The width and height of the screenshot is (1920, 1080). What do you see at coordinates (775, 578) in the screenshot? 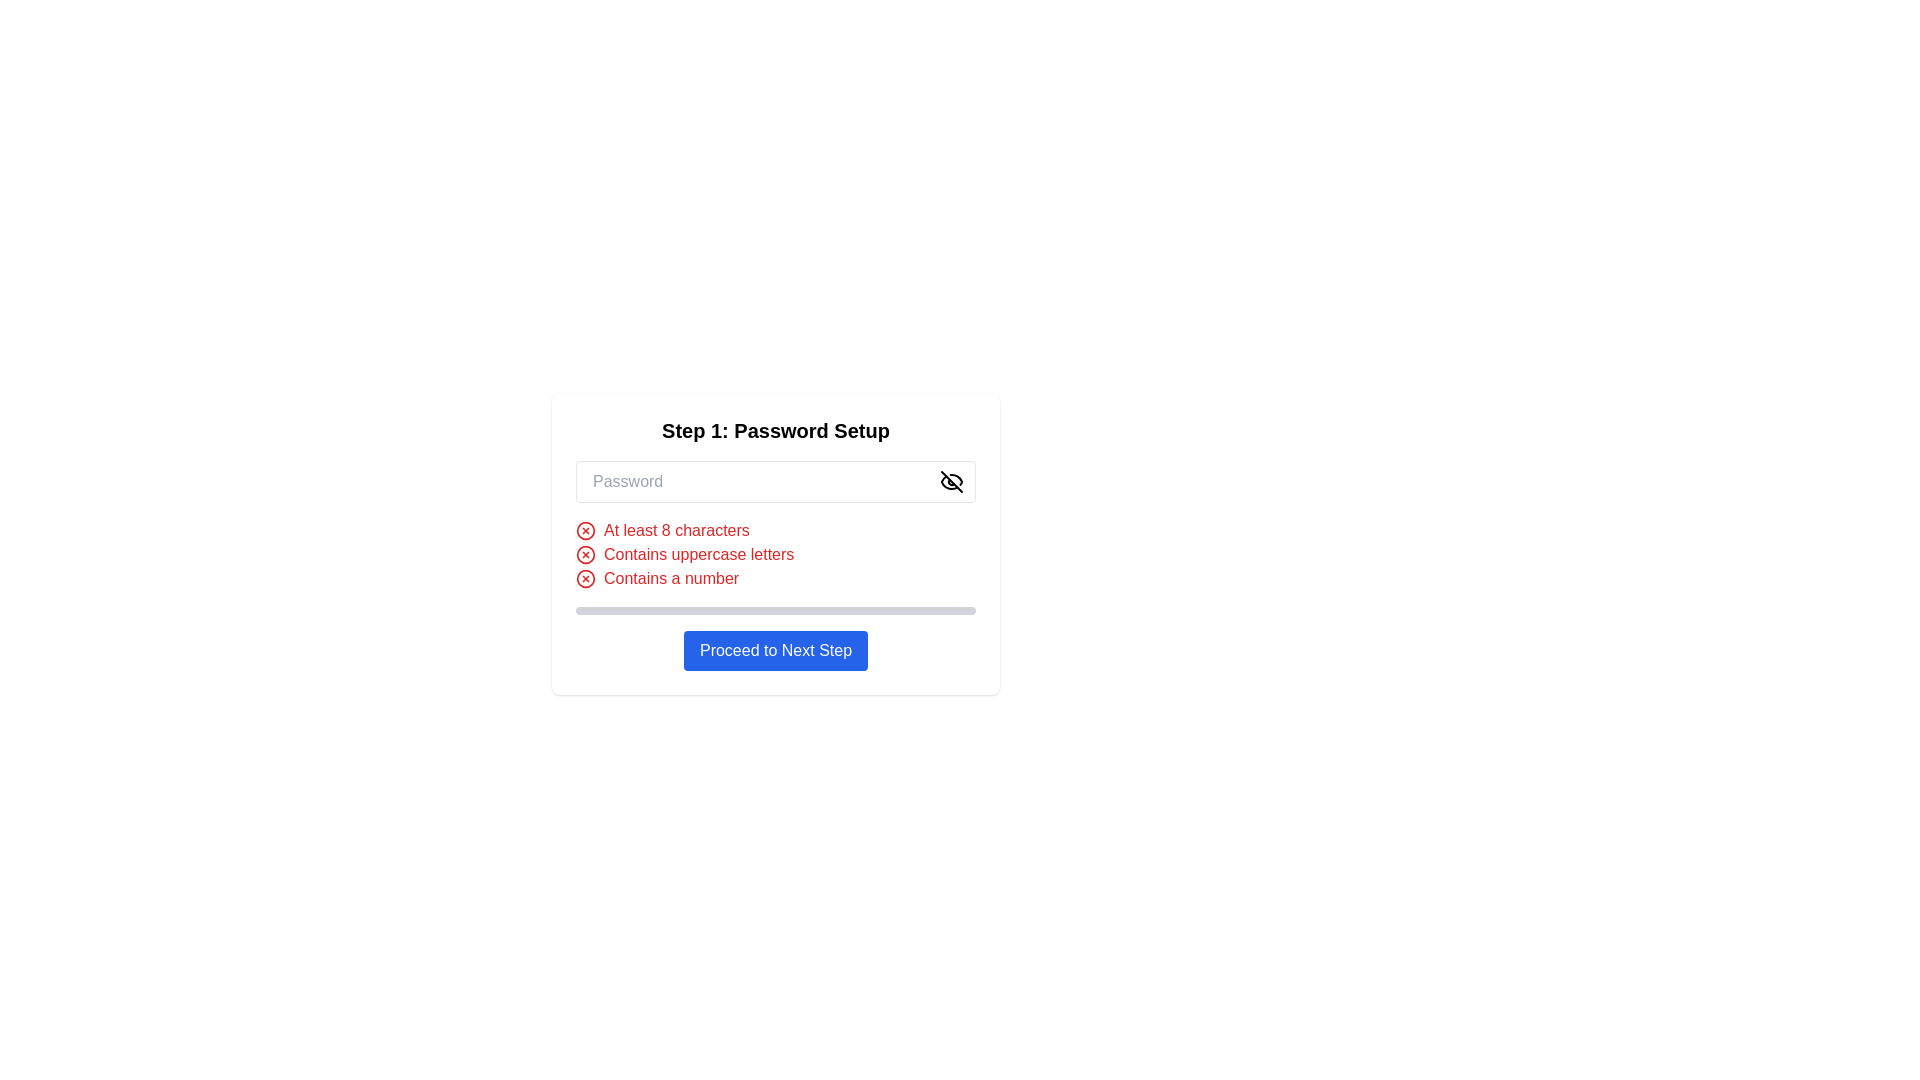
I see `the third text label with a red color and an icon to the left, located below the phrase 'Contains uppercase letters'` at bounding box center [775, 578].